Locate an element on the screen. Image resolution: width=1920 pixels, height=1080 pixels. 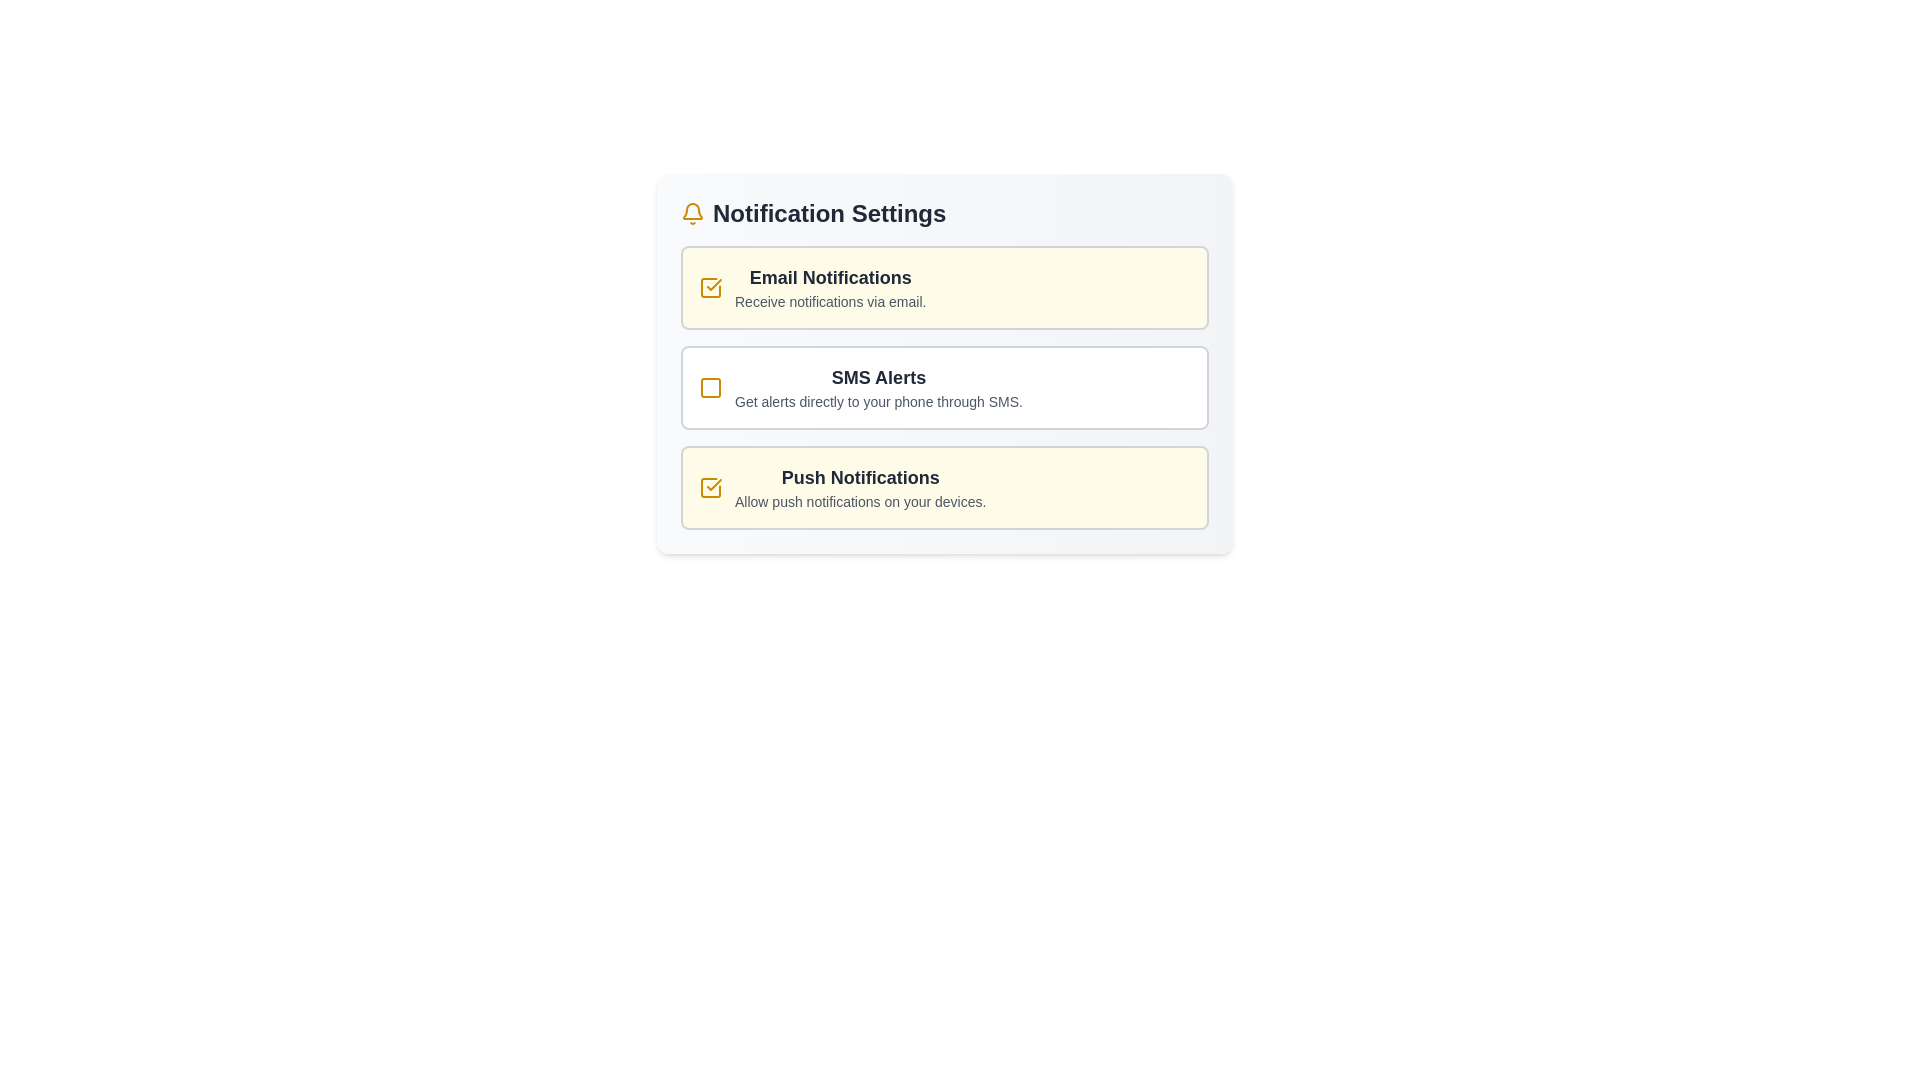
description of the Option card with a checkbox for SMS alerts, which is the second option in the 'Notification Settings' section is located at coordinates (944, 388).